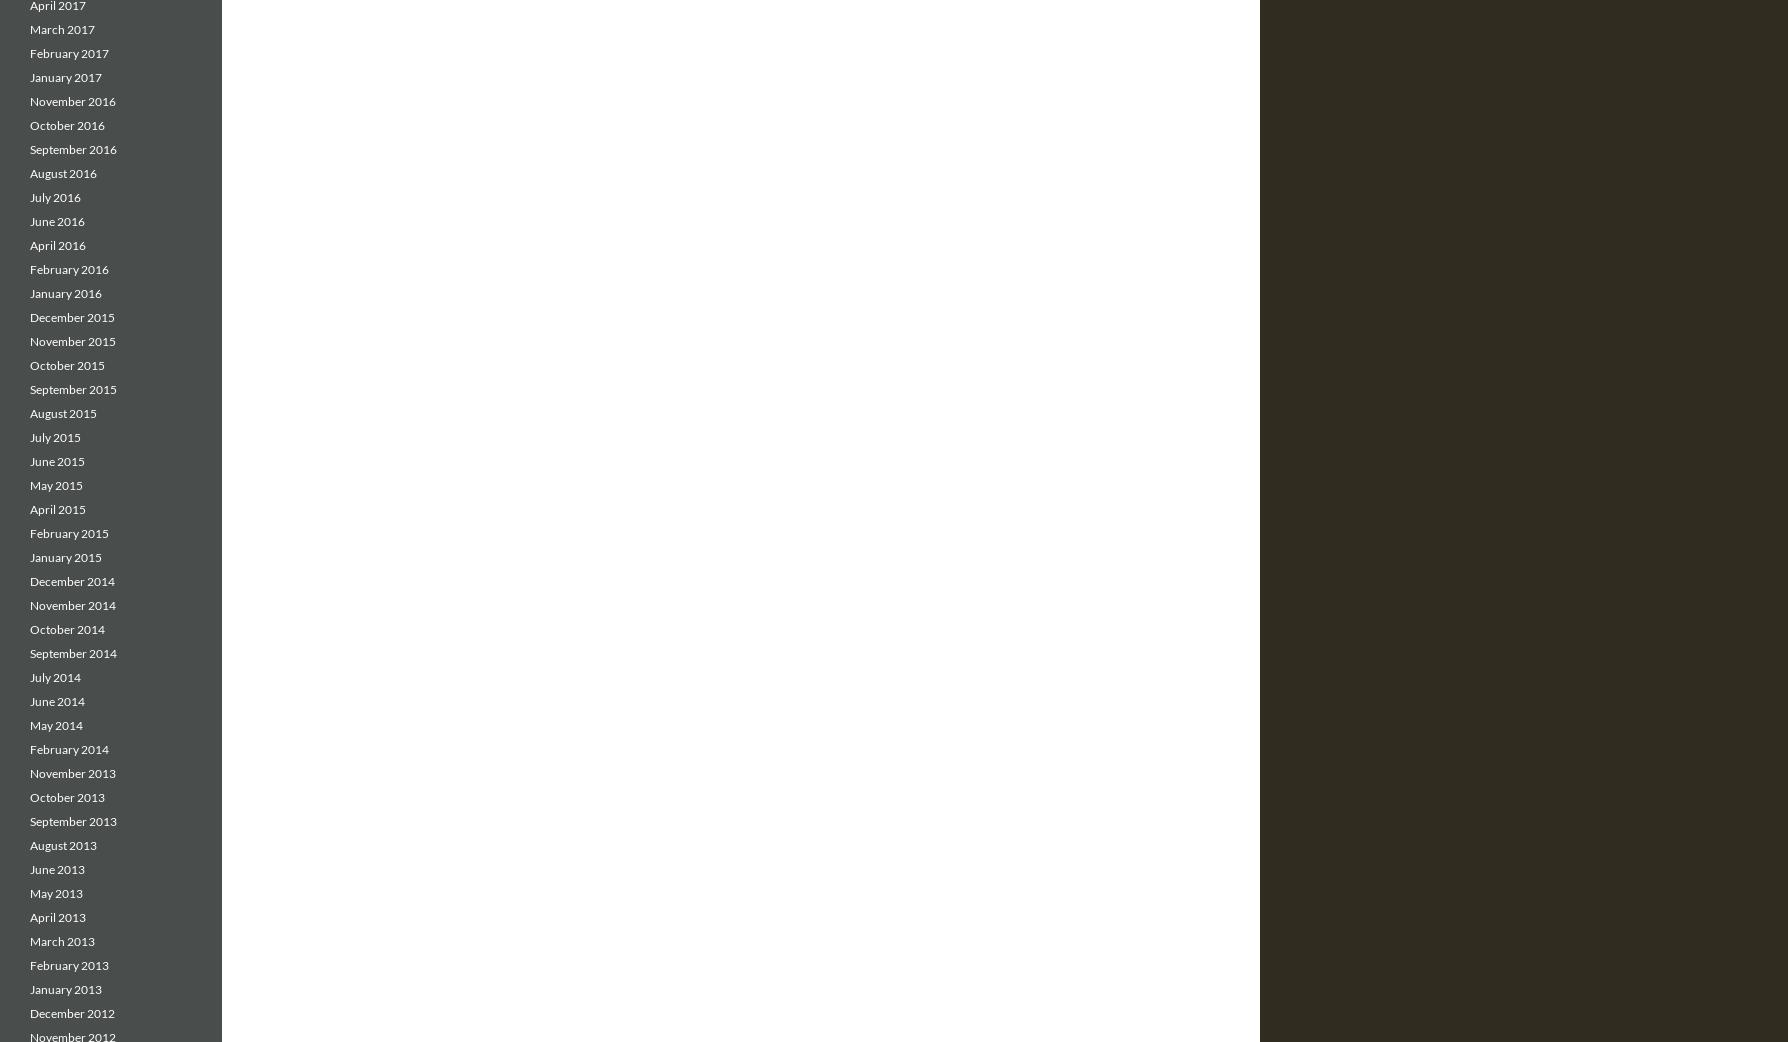 This screenshot has height=1042, width=1788. I want to click on 'October 2015', so click(67, 364).